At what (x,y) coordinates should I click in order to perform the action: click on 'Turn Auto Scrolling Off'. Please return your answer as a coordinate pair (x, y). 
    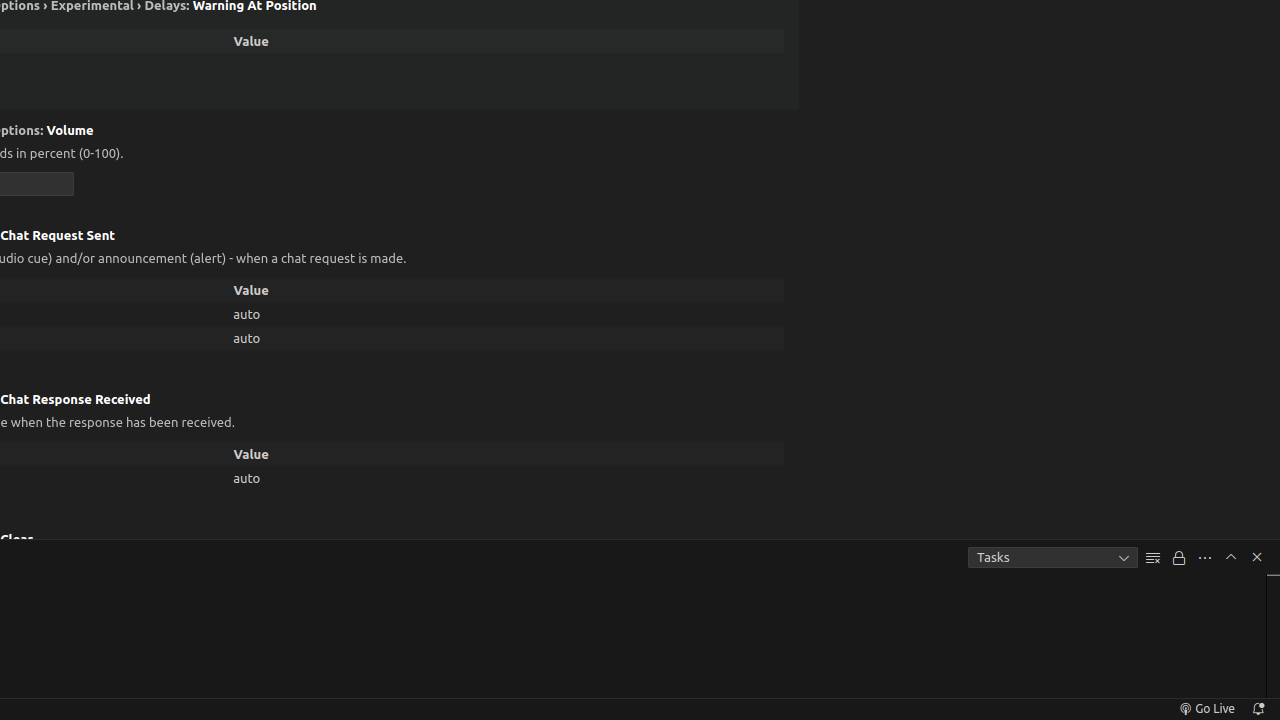
    Looking at the image, I should click on (1179, 557).